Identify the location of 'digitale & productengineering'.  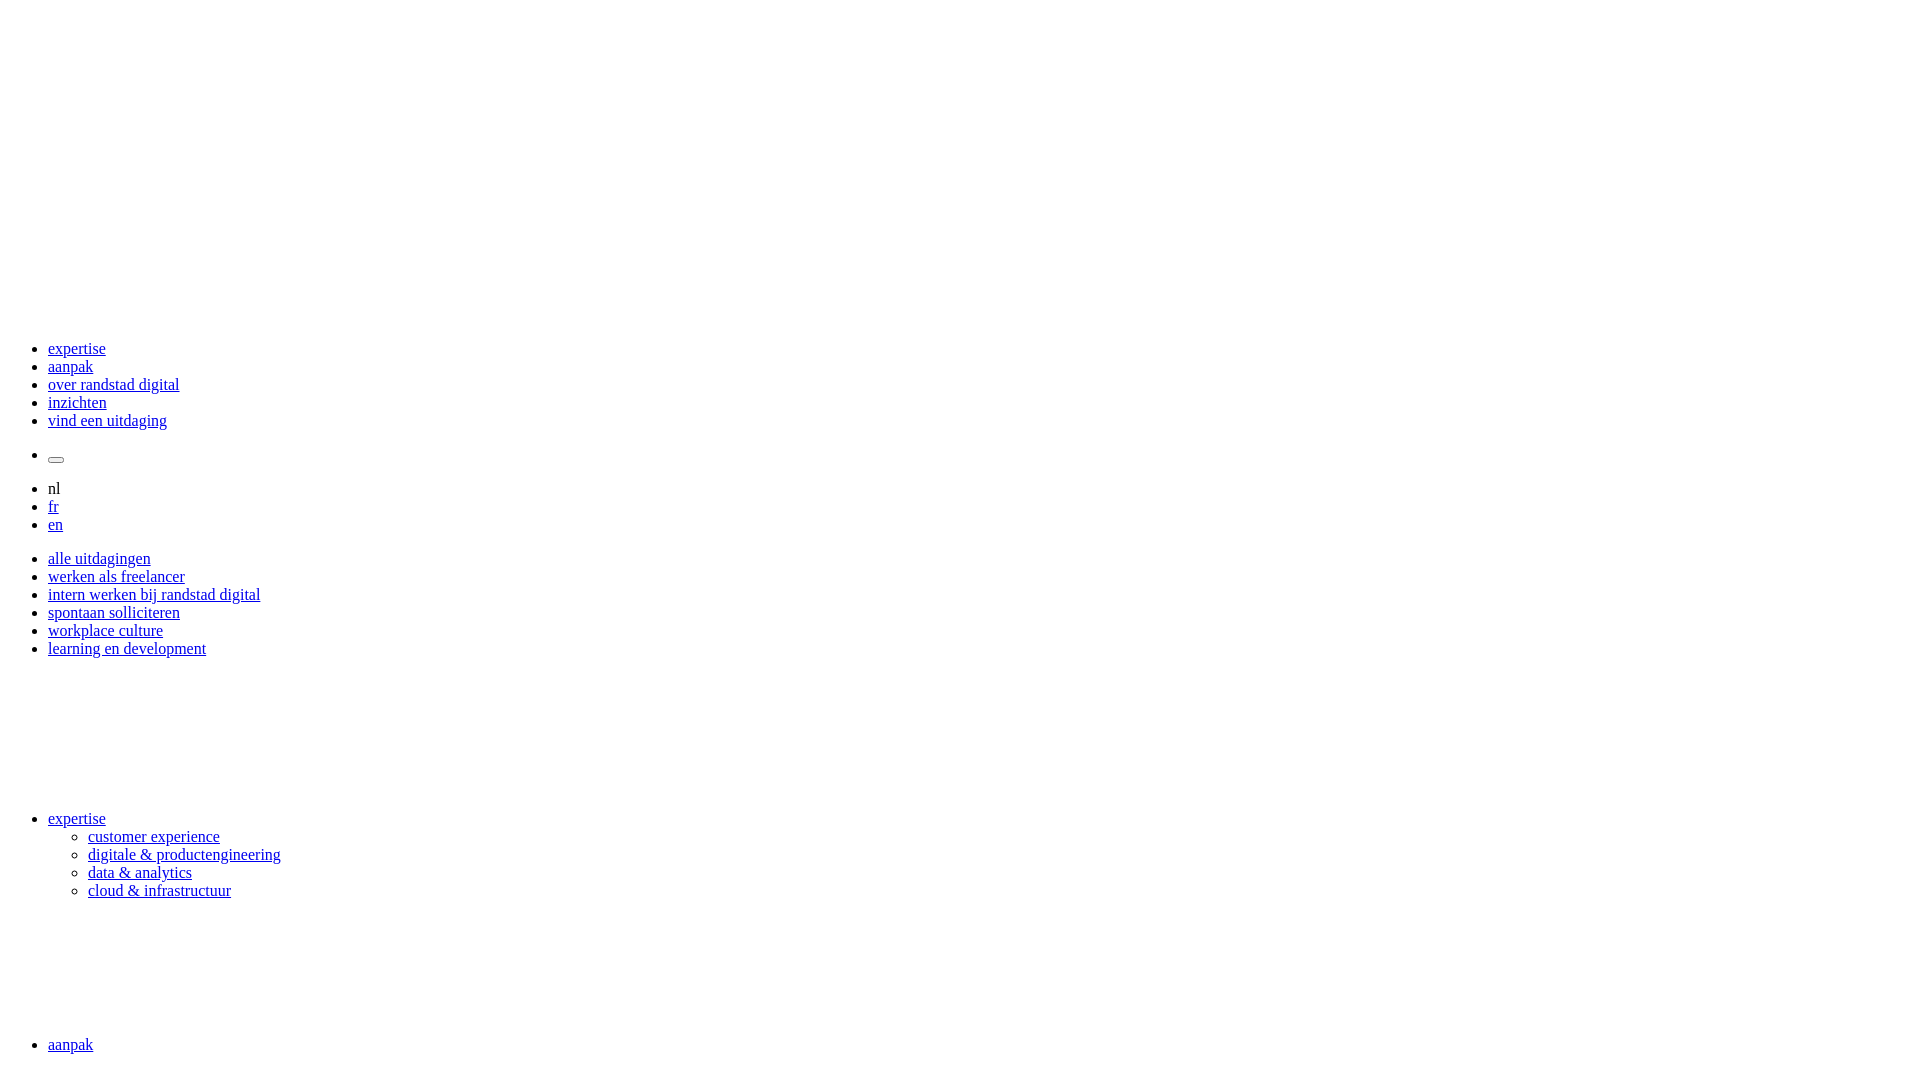
(86, 854).